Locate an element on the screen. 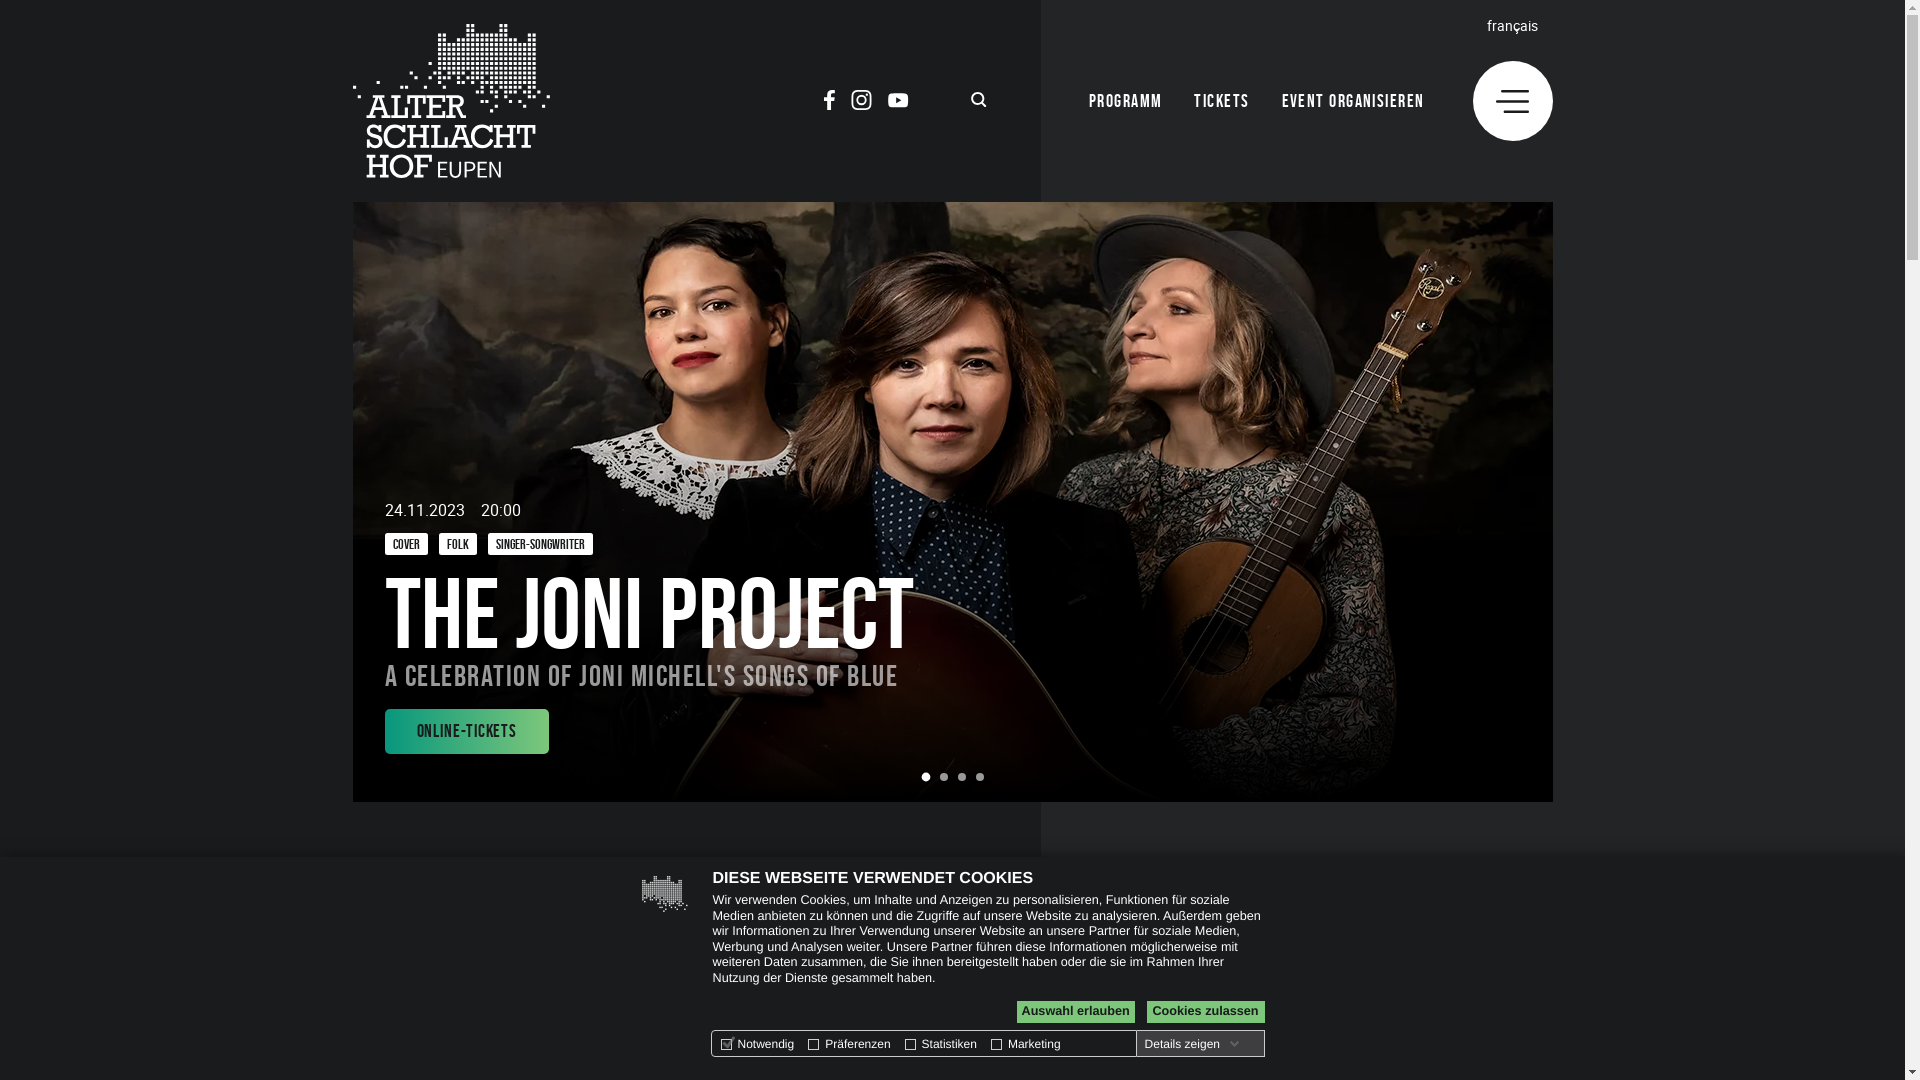  'Cookies zulassen' is located at coordinates (1146, 1011).